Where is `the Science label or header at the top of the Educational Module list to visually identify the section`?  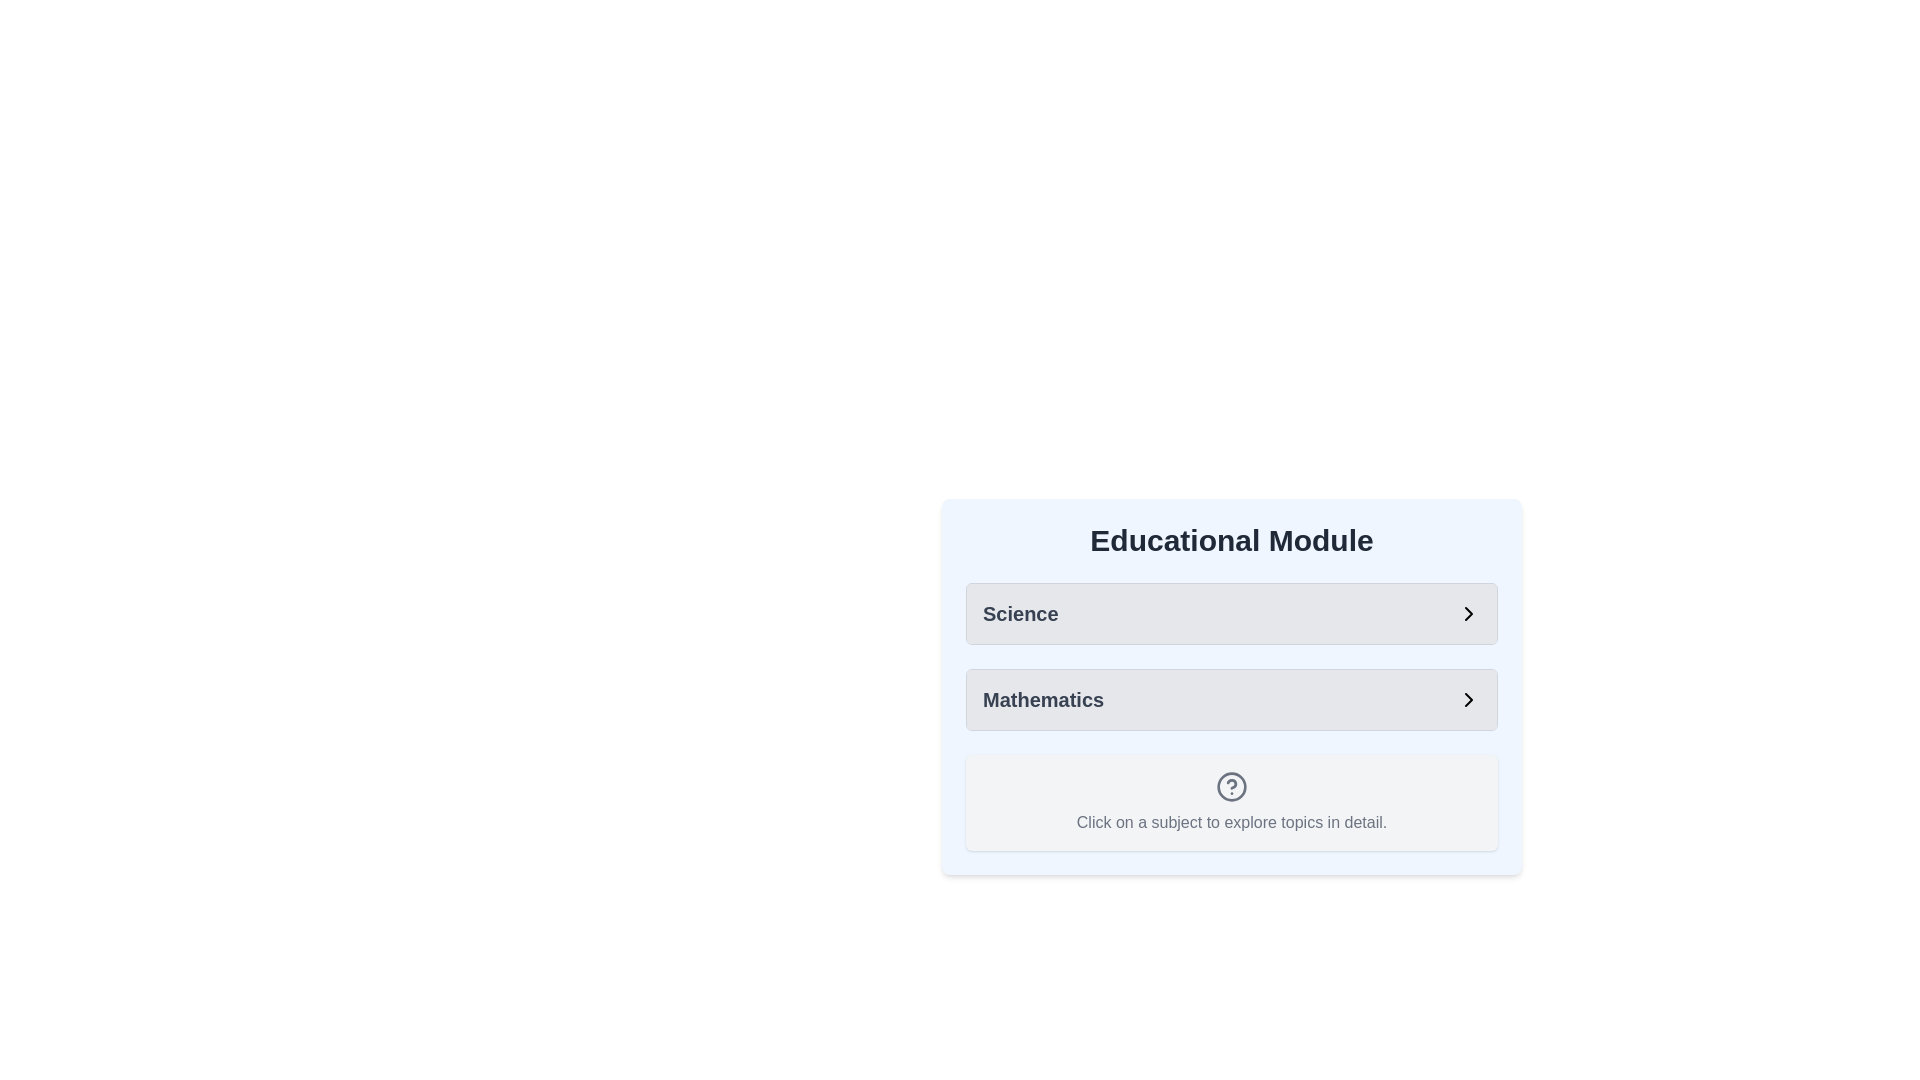 the Science label or header at the top of the Educational Module list to visually identify the section is located at coordinates (1020, 612).